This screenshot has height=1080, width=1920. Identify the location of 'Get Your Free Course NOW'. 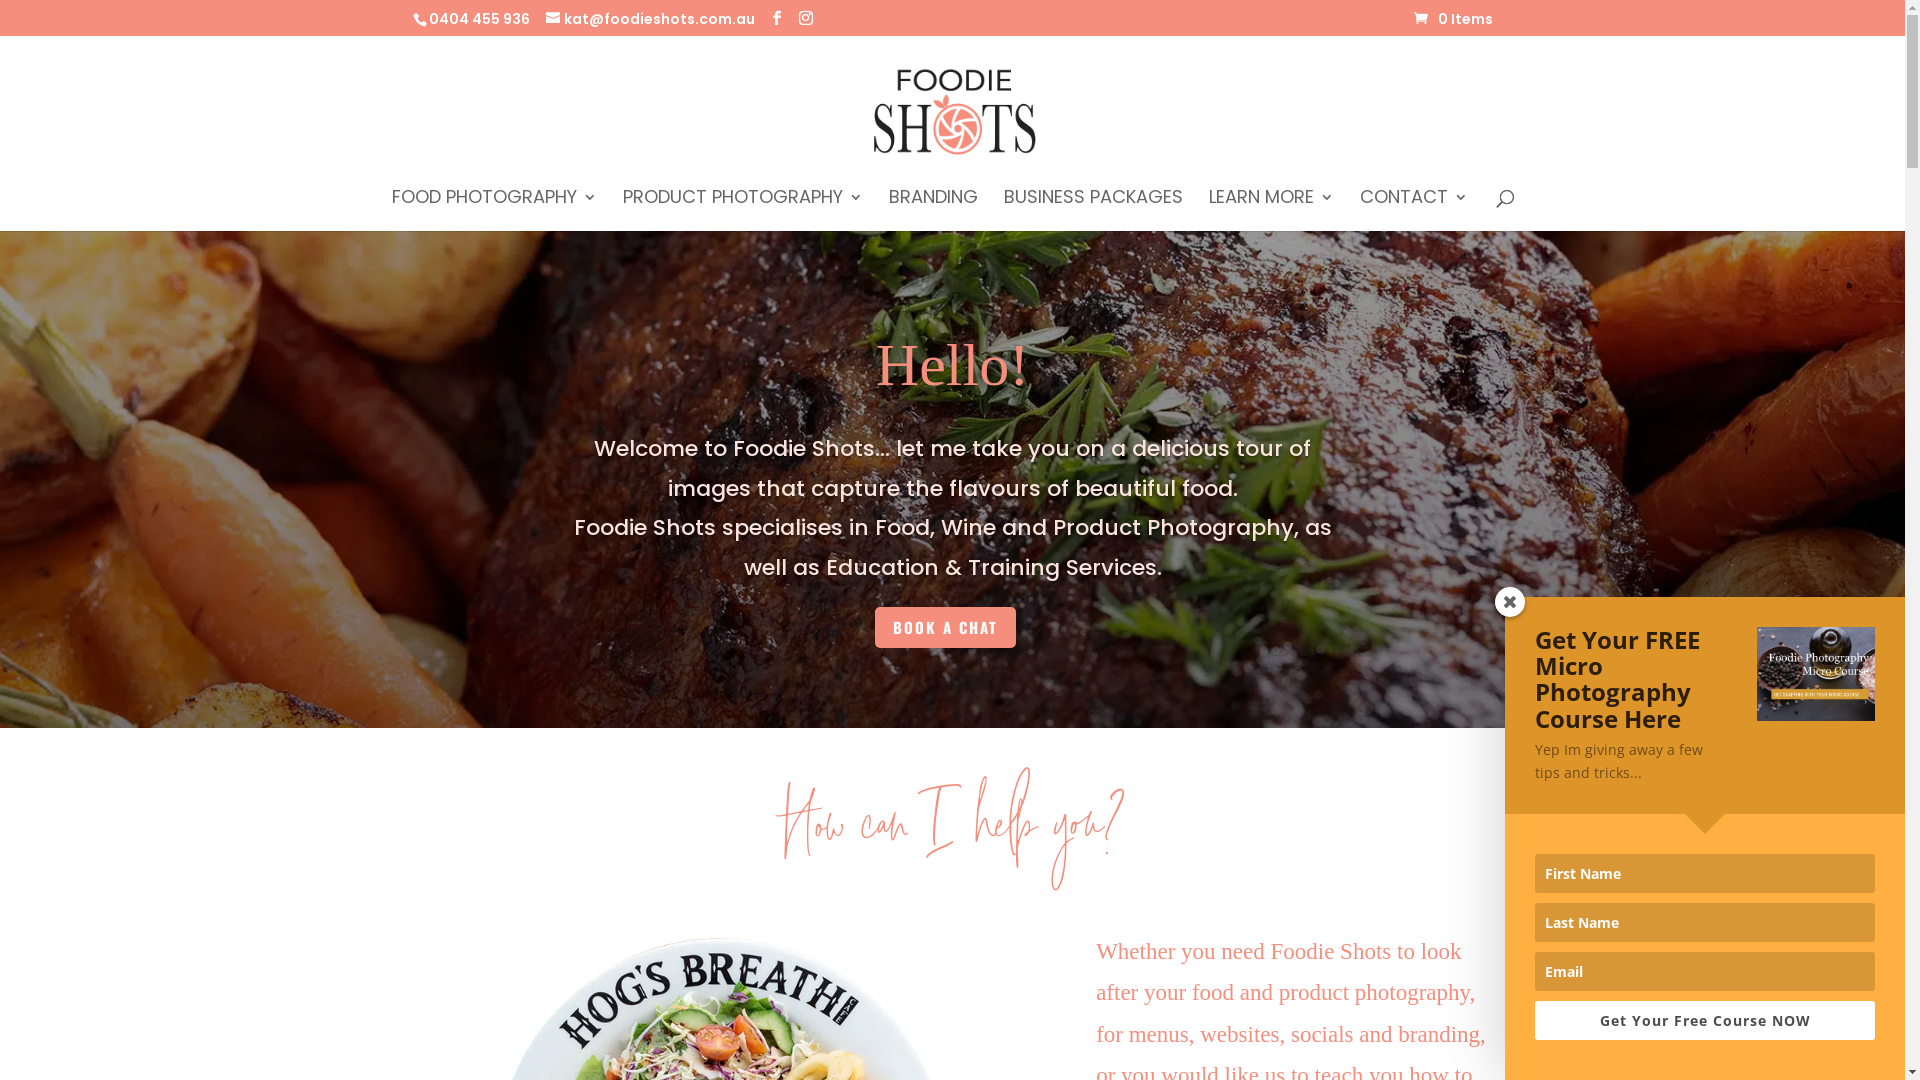
(1703, 1020).